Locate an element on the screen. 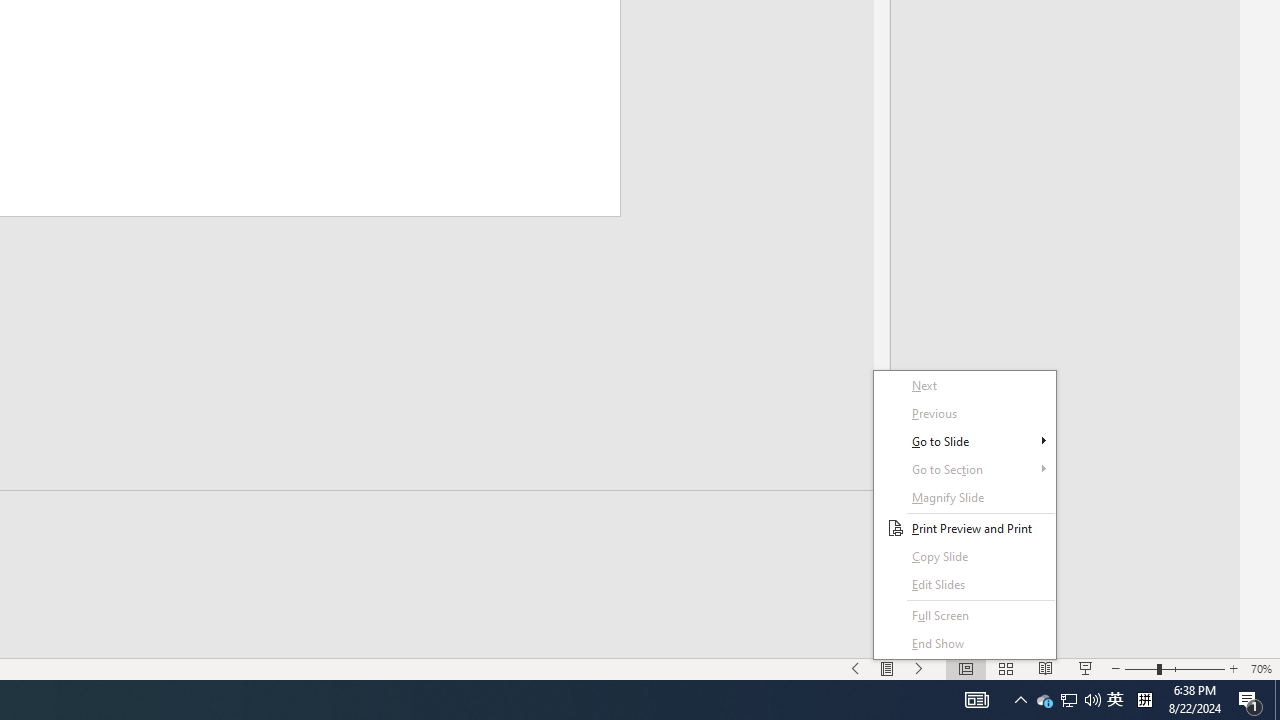  'Go to Section' is located at coordinates (965, 469).